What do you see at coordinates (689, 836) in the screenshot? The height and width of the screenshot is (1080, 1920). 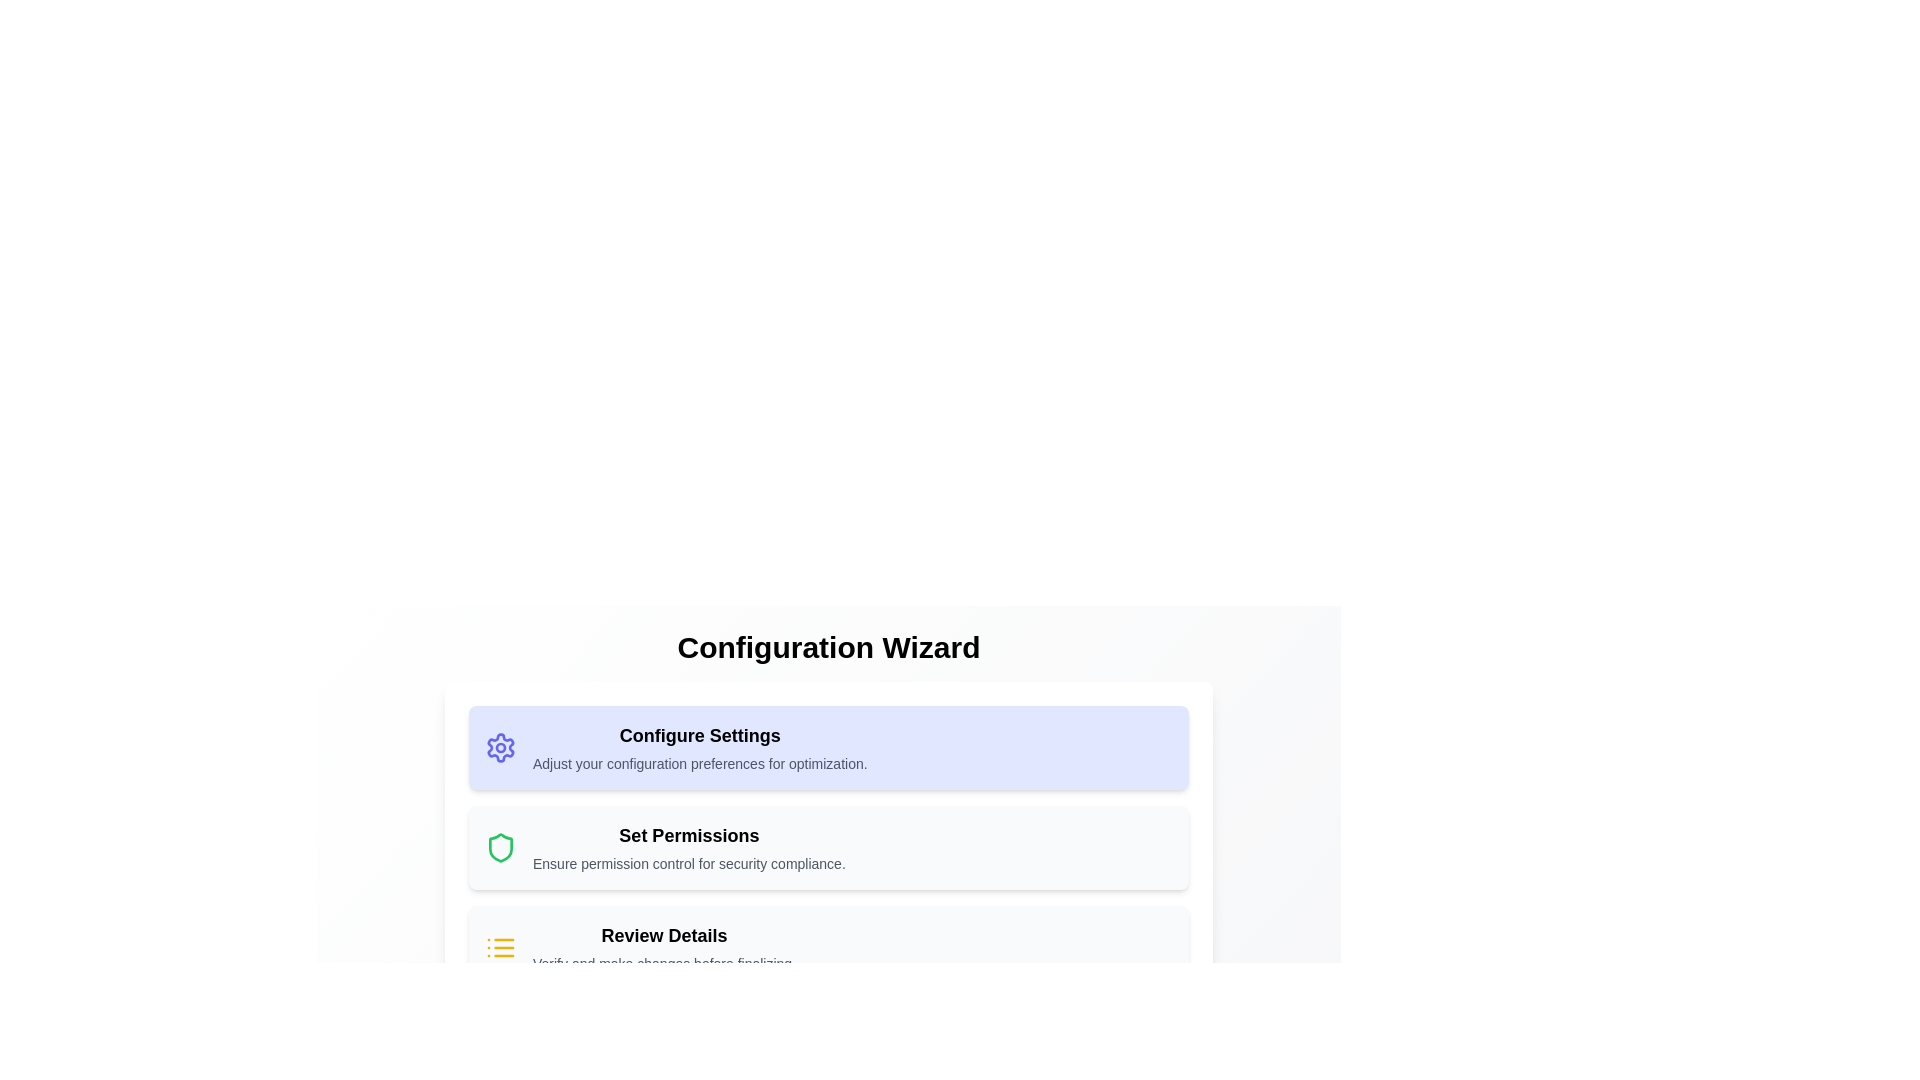 I see `text label that says 'Set Permissions', which is styled in bold and larger font, located in the section titled 'Set Permissions Ensure permission control for security compliance.'` at bounding box center [689, 836].